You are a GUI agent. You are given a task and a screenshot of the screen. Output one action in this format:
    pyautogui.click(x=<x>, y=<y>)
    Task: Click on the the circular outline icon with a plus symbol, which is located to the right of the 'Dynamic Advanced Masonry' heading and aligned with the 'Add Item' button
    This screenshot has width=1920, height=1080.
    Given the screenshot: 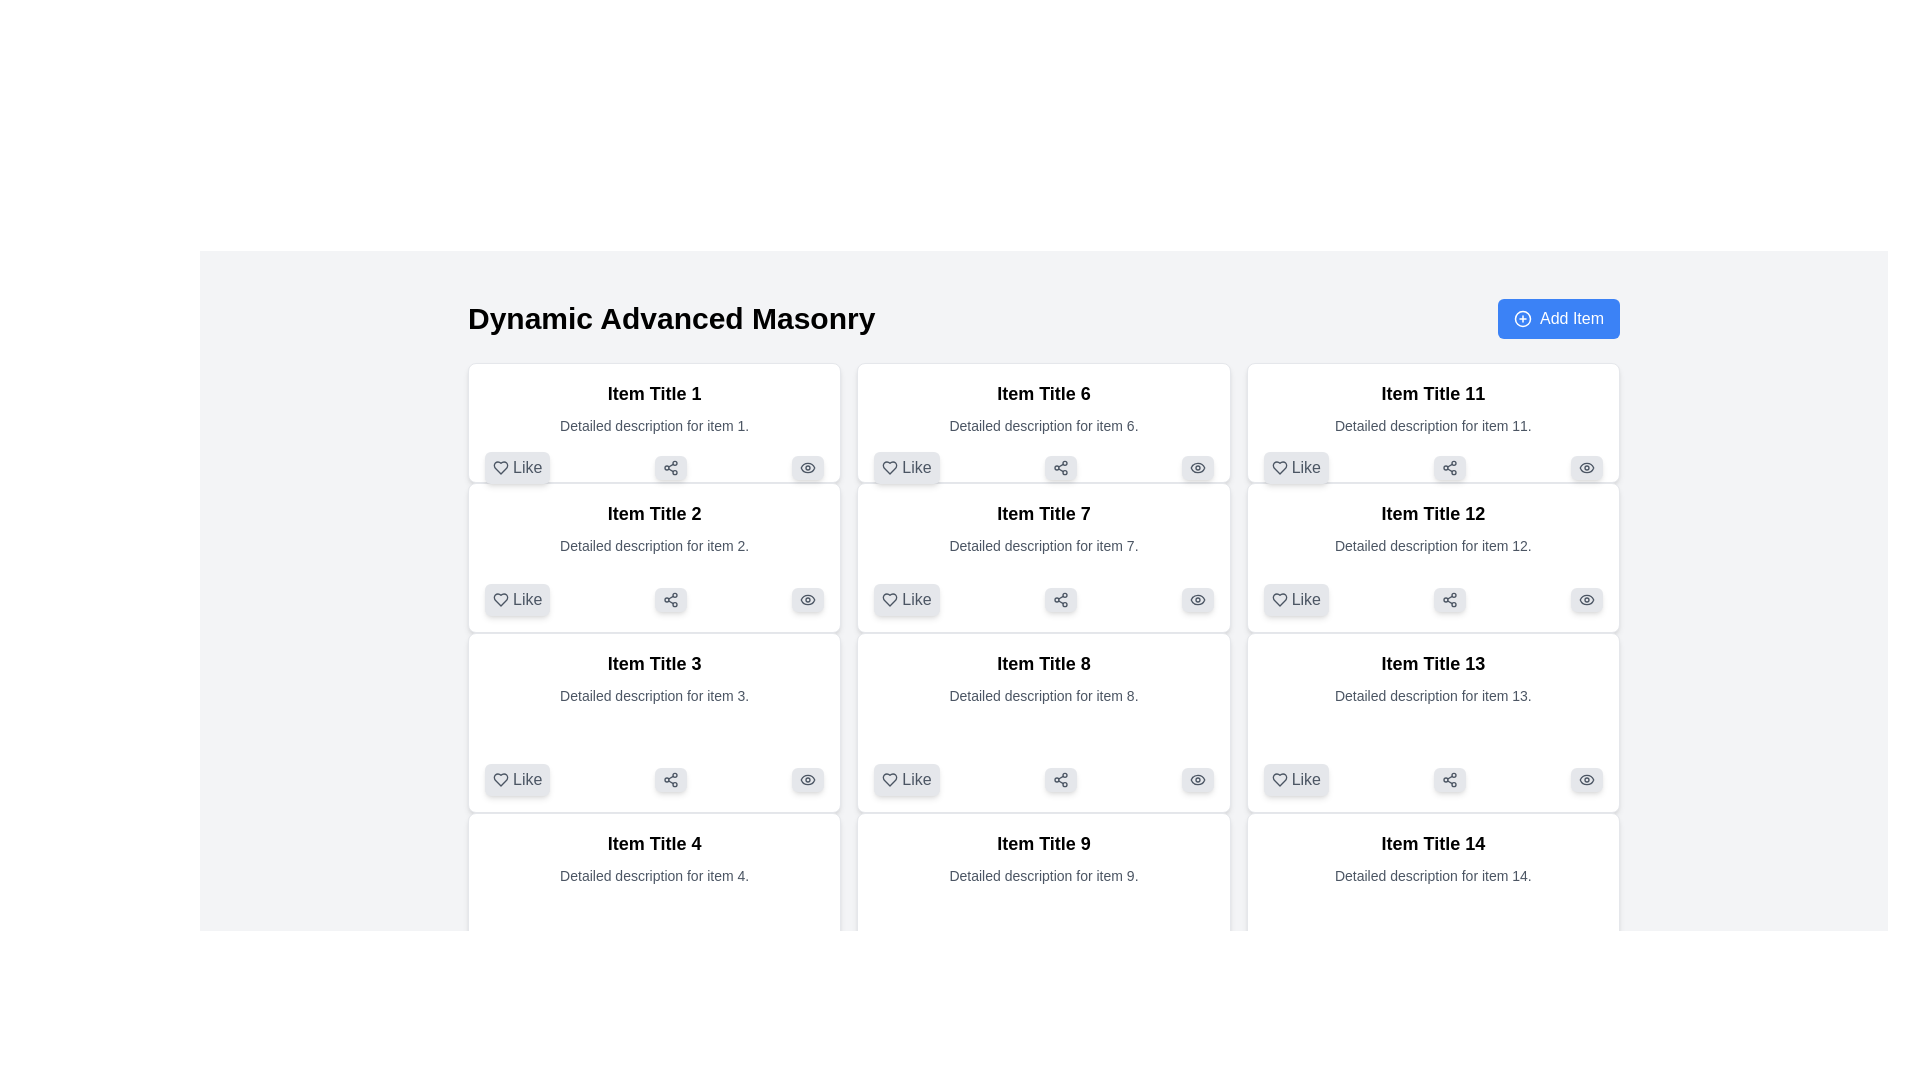 What is the action you would take?
    pyautogui.click(x=1521, y=318)
    